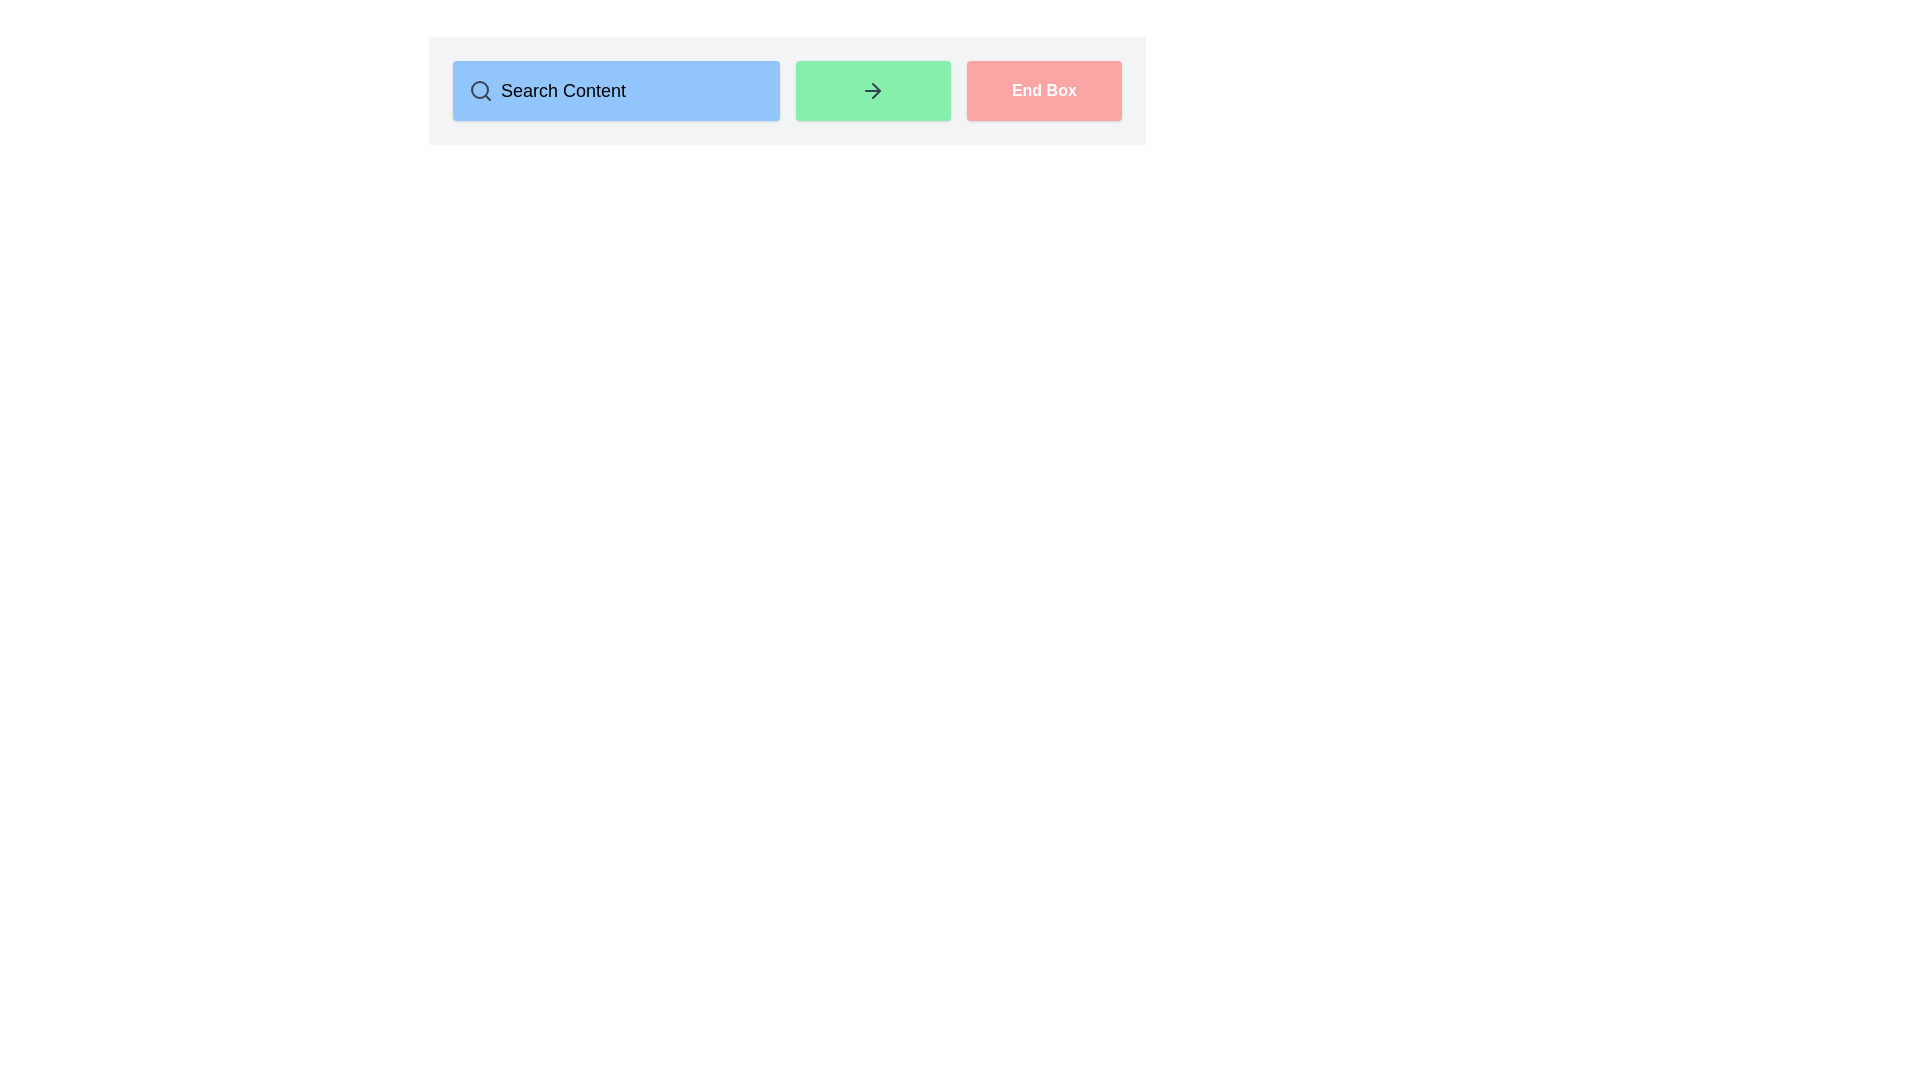  What do you see at coordinates (562, 91) in the screenshot?
I see `the 'Search Content' text label which is a bold, medium-sized font with a light blue background, positioned next to a search icon` at bounding box center [562, 91].